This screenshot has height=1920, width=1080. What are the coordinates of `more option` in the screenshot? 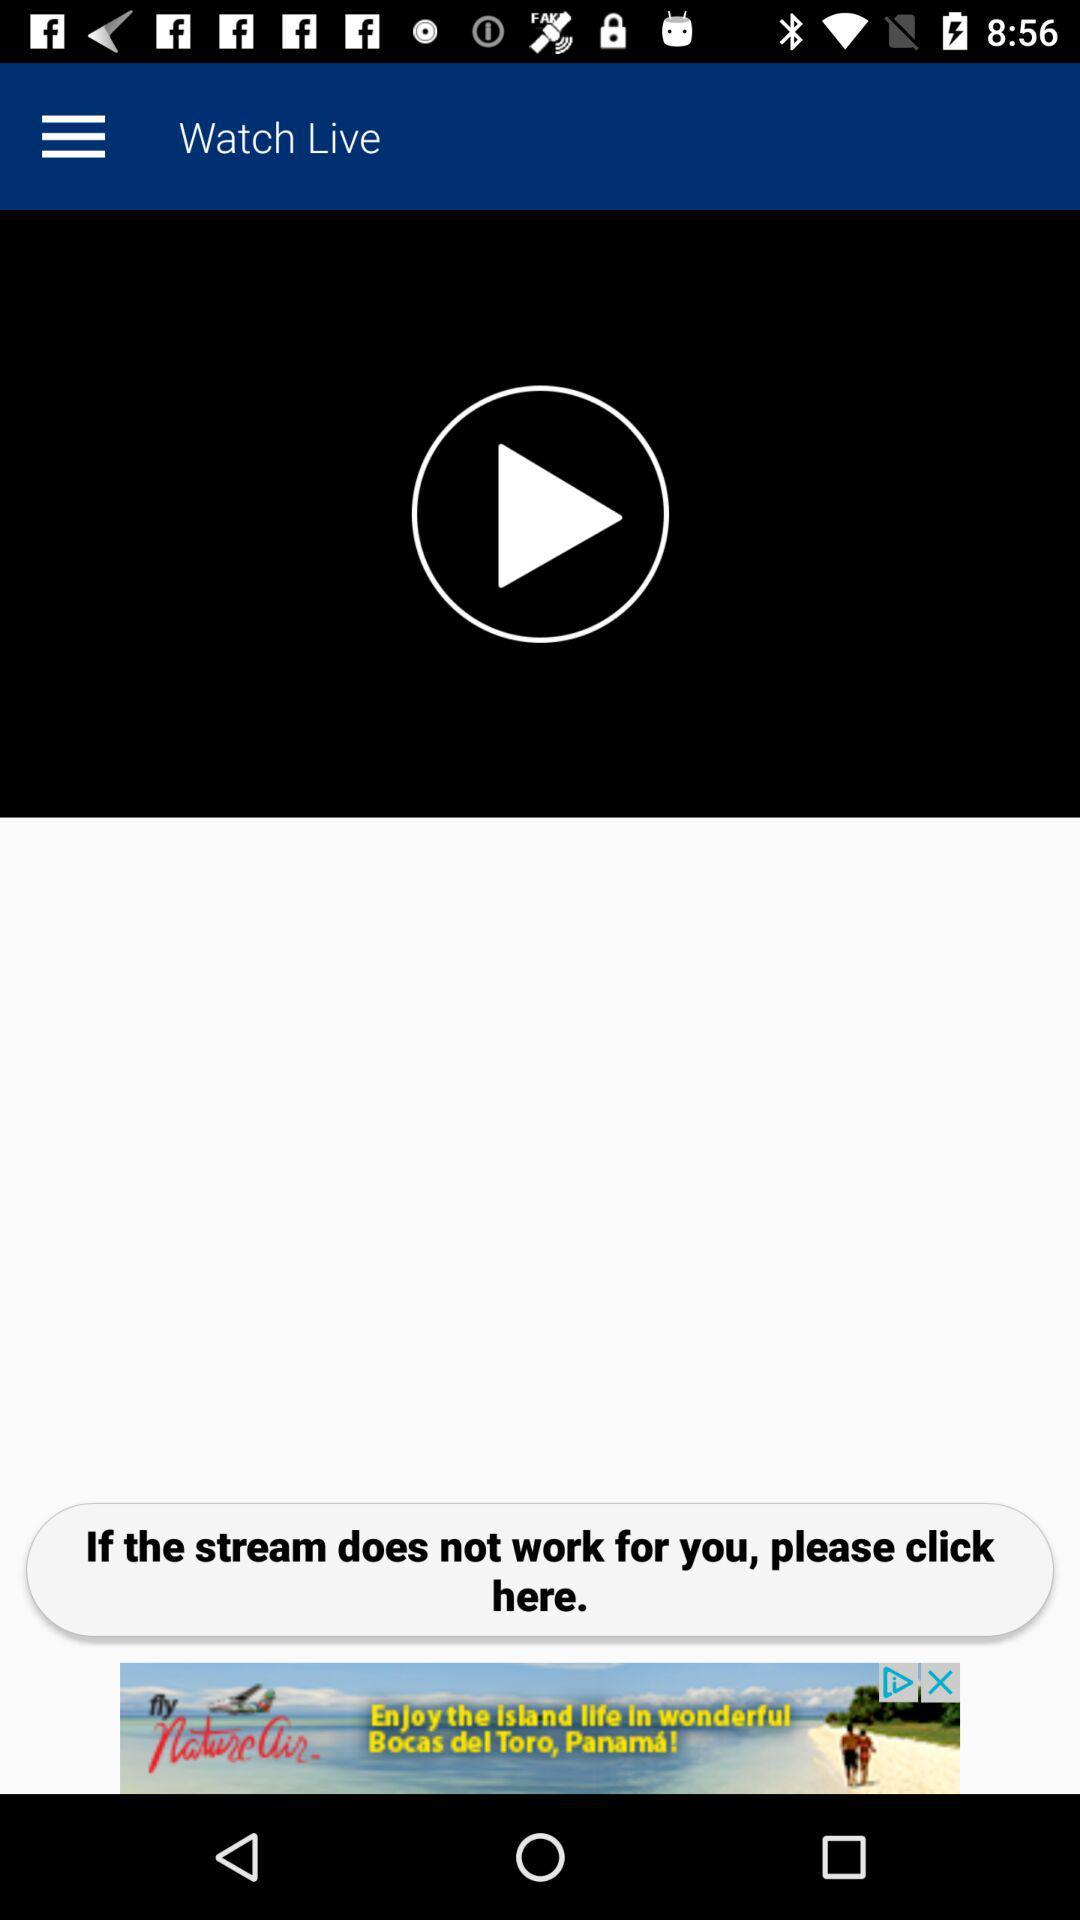 It's located at (72, 135).